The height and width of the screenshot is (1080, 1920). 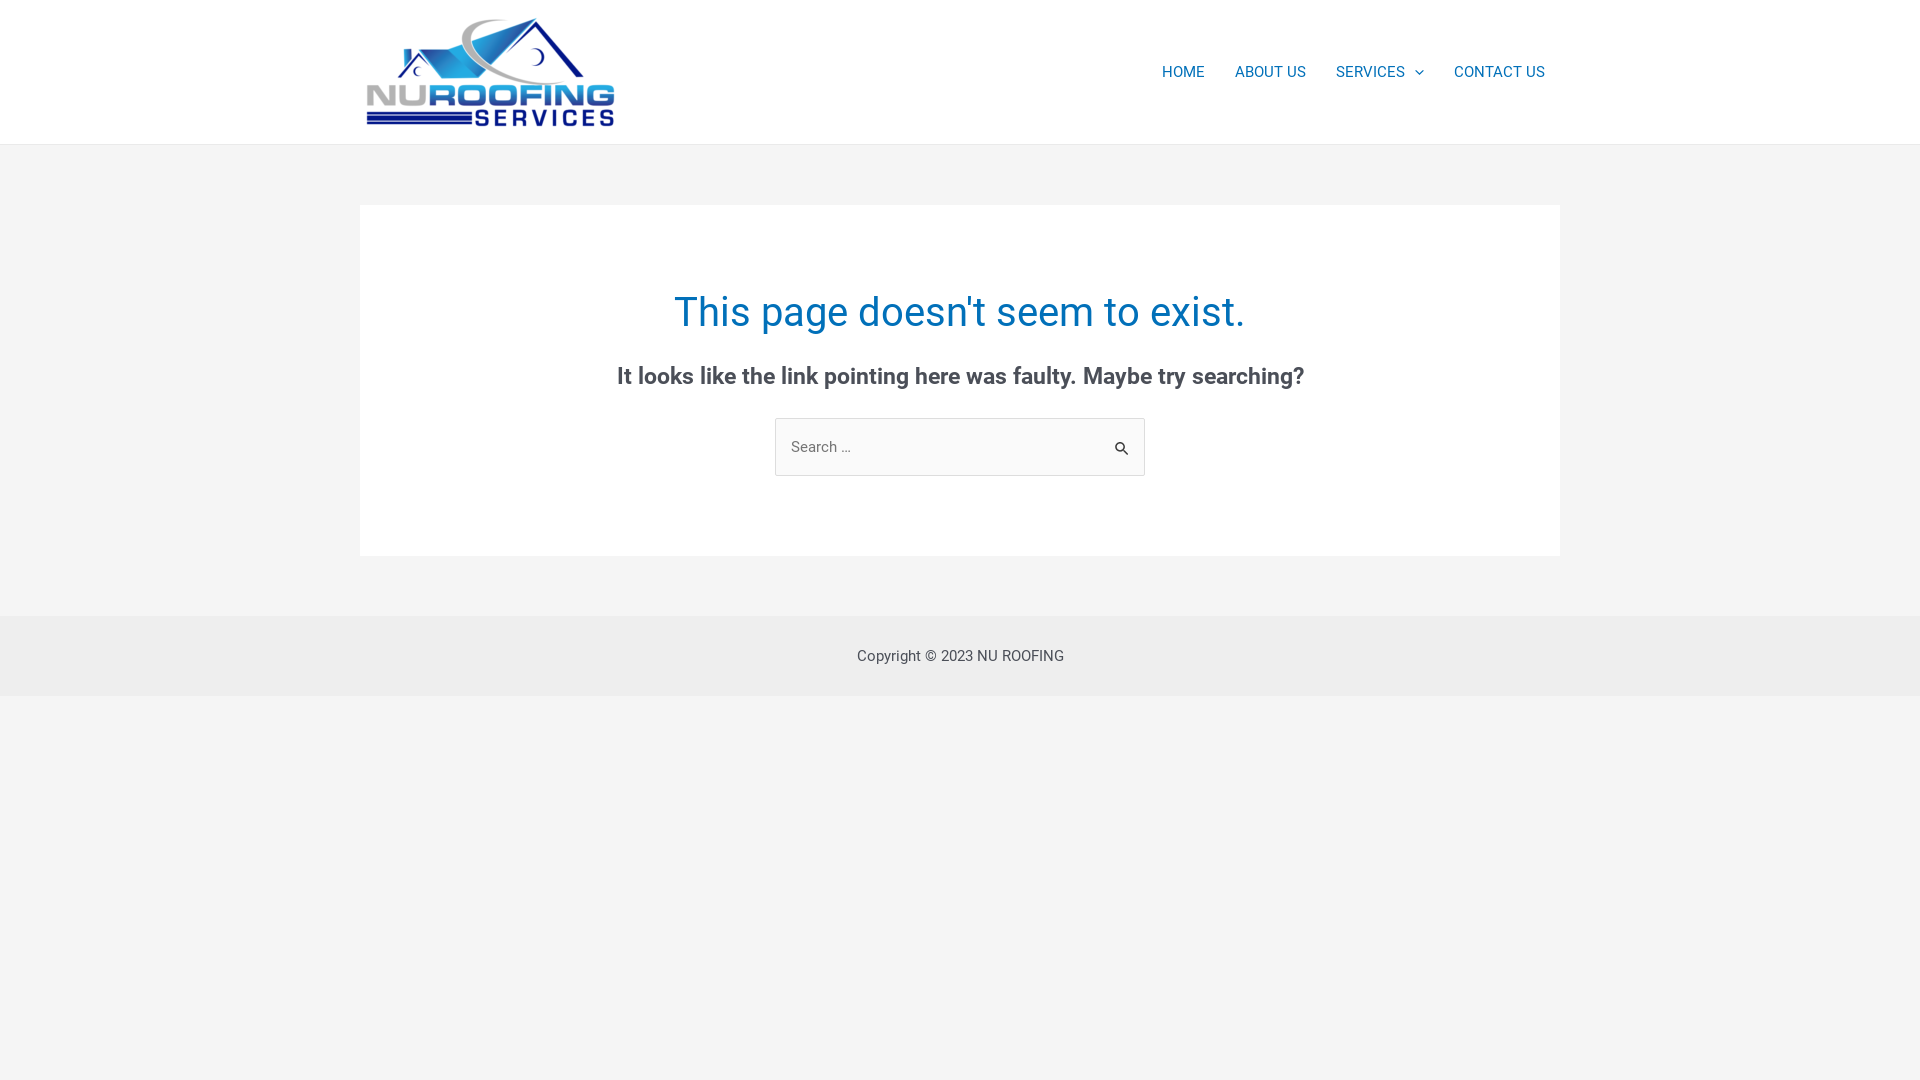 I want to click on 'SERVICES', so click(x=1379, y=71).